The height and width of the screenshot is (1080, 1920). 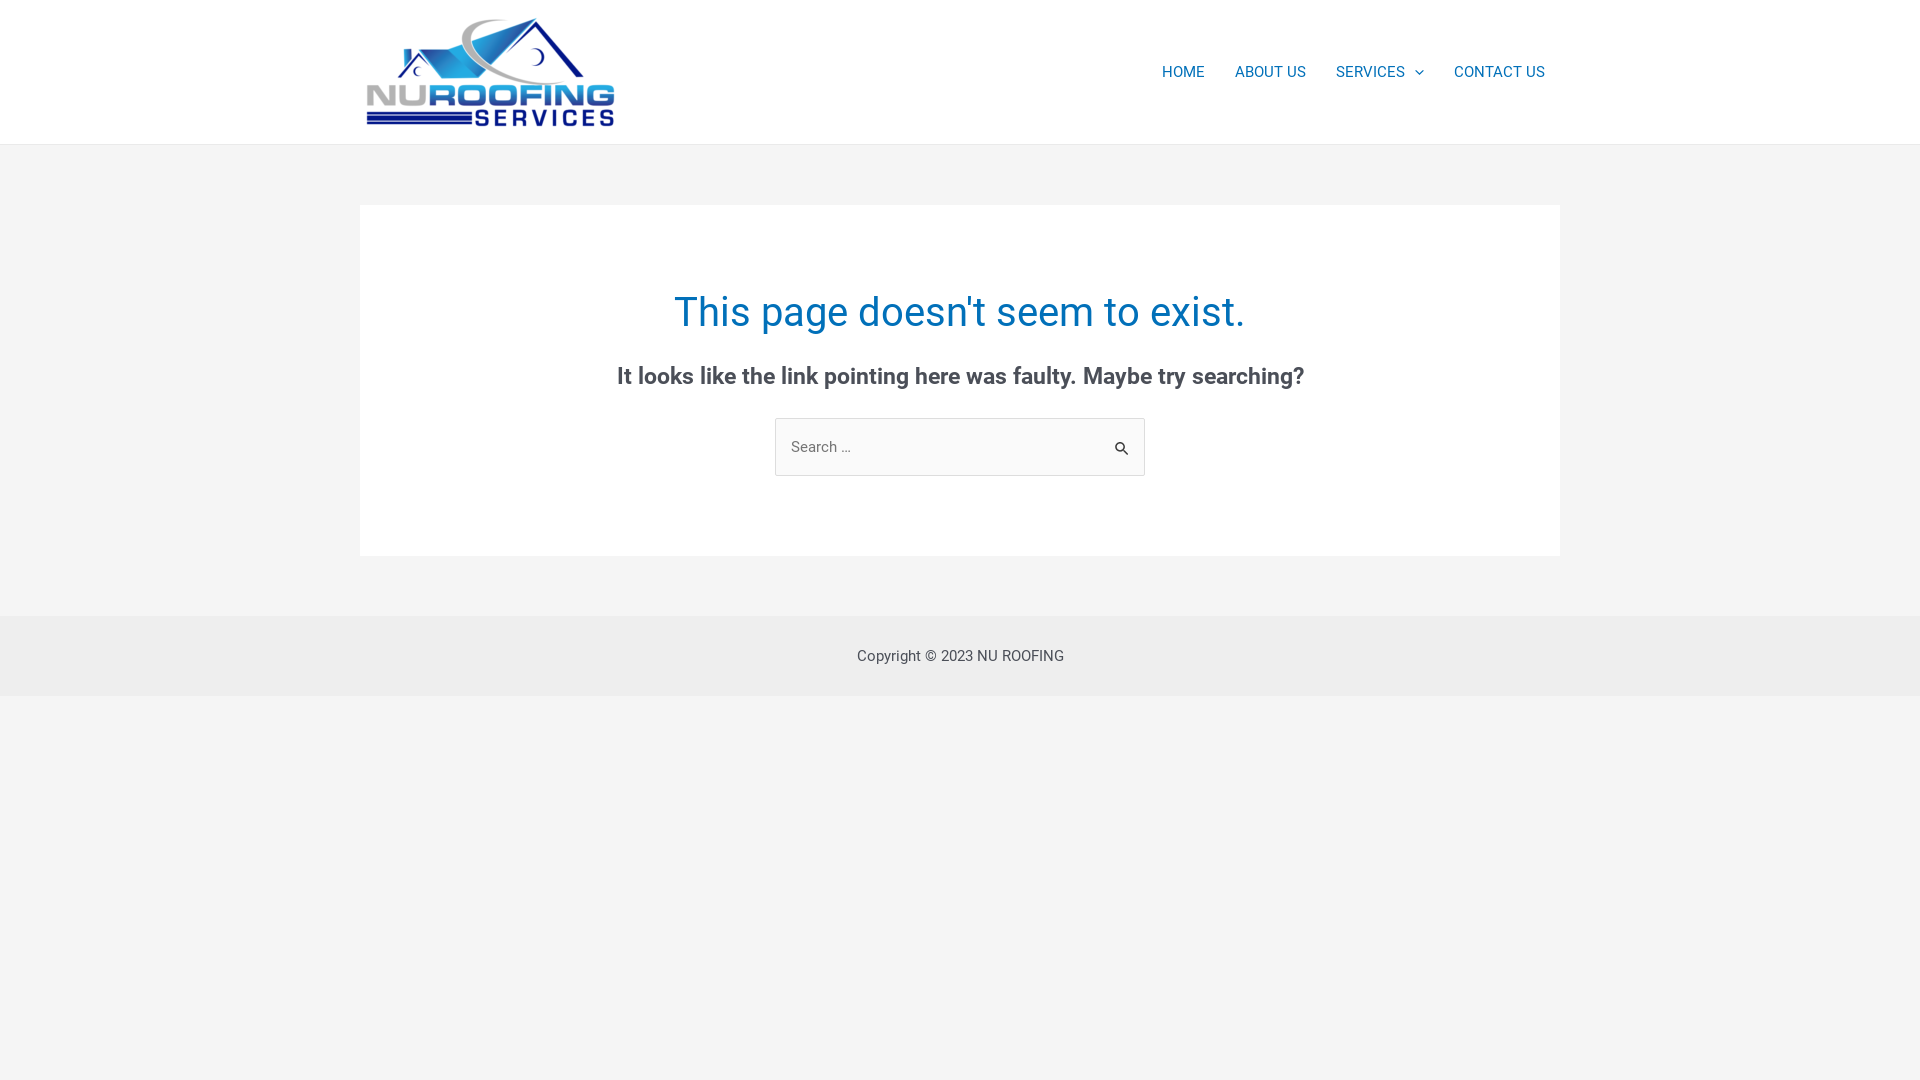 I want to click on 'SERVICES', so click(x=1379, y=71).